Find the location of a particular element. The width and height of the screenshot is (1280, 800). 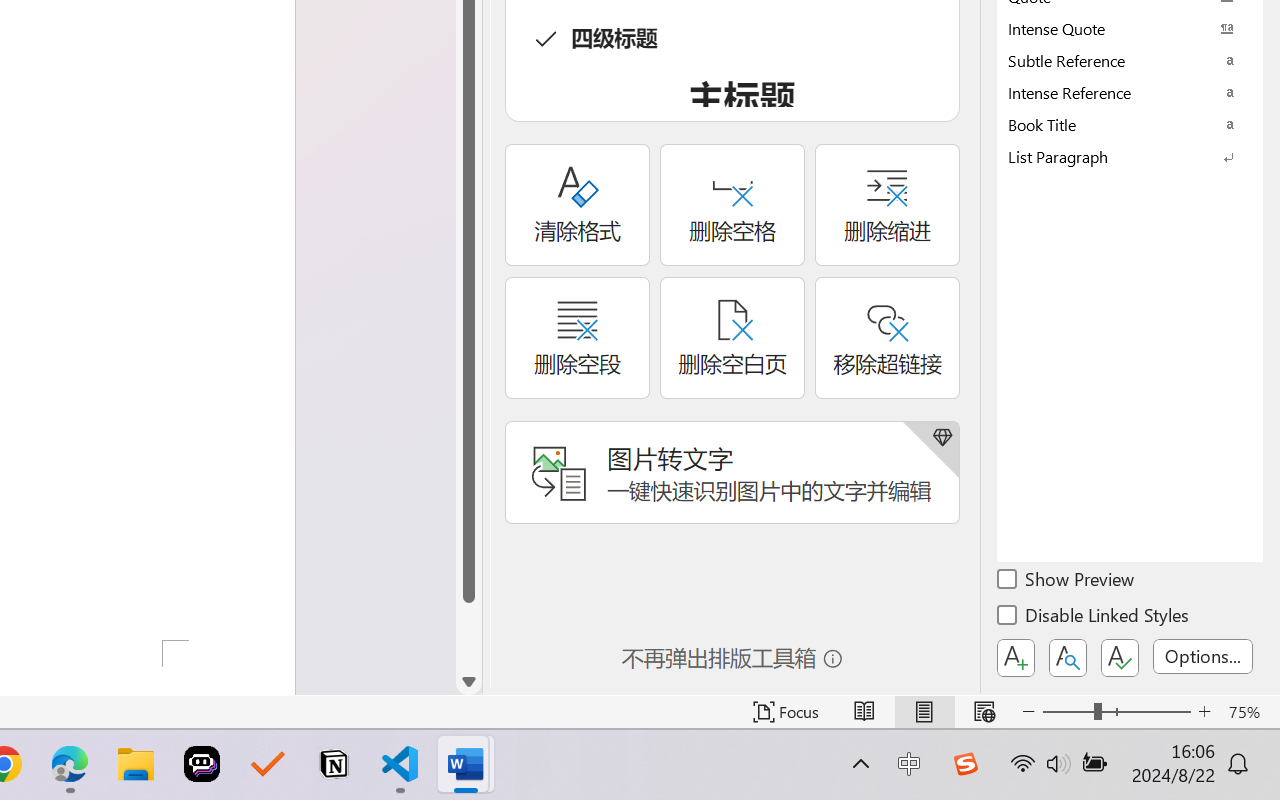

'Show Preview' is located at coordinates (1066, 581).